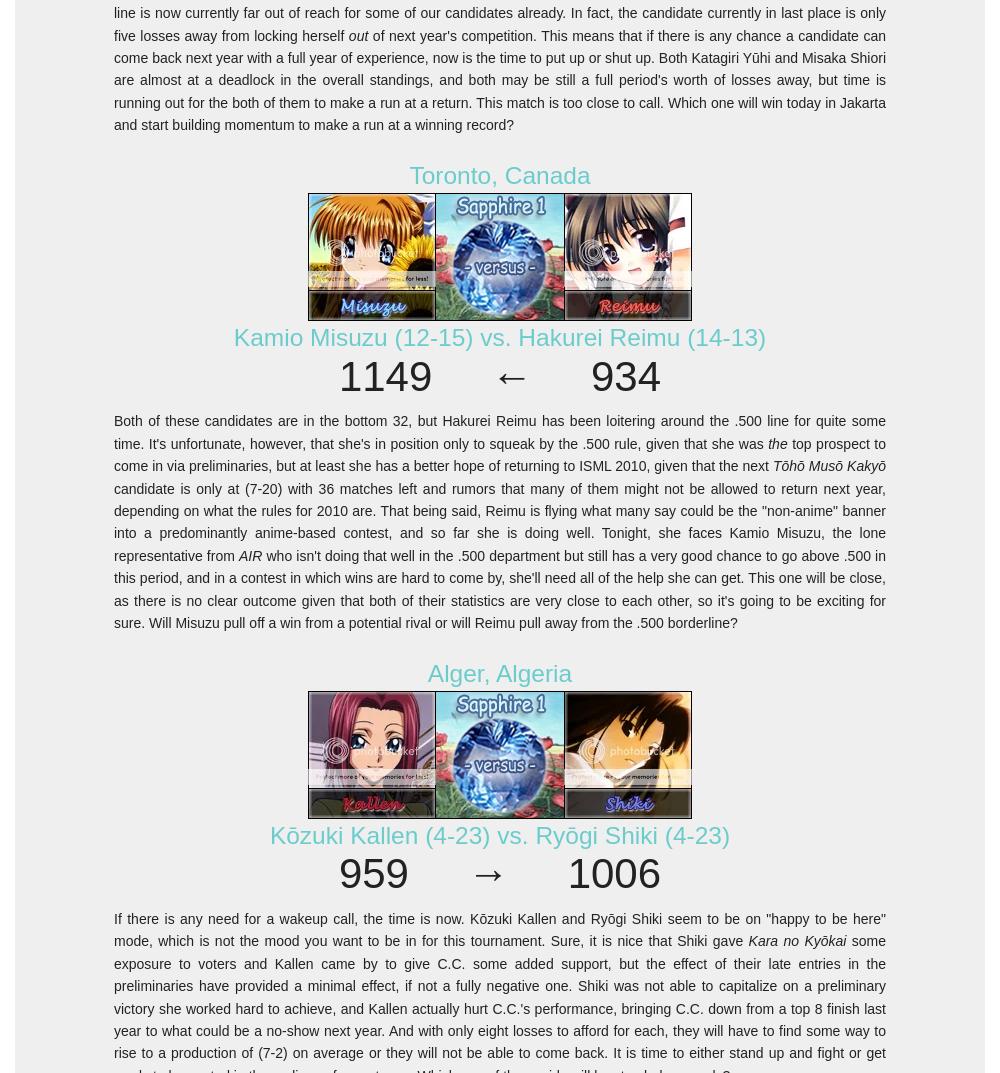 The height and width of the screenshot is (1073, 1000). What do you see at coordinates (238, 554) in the screenshot?
I see `'AIR'` at bounding box center [238, 554].